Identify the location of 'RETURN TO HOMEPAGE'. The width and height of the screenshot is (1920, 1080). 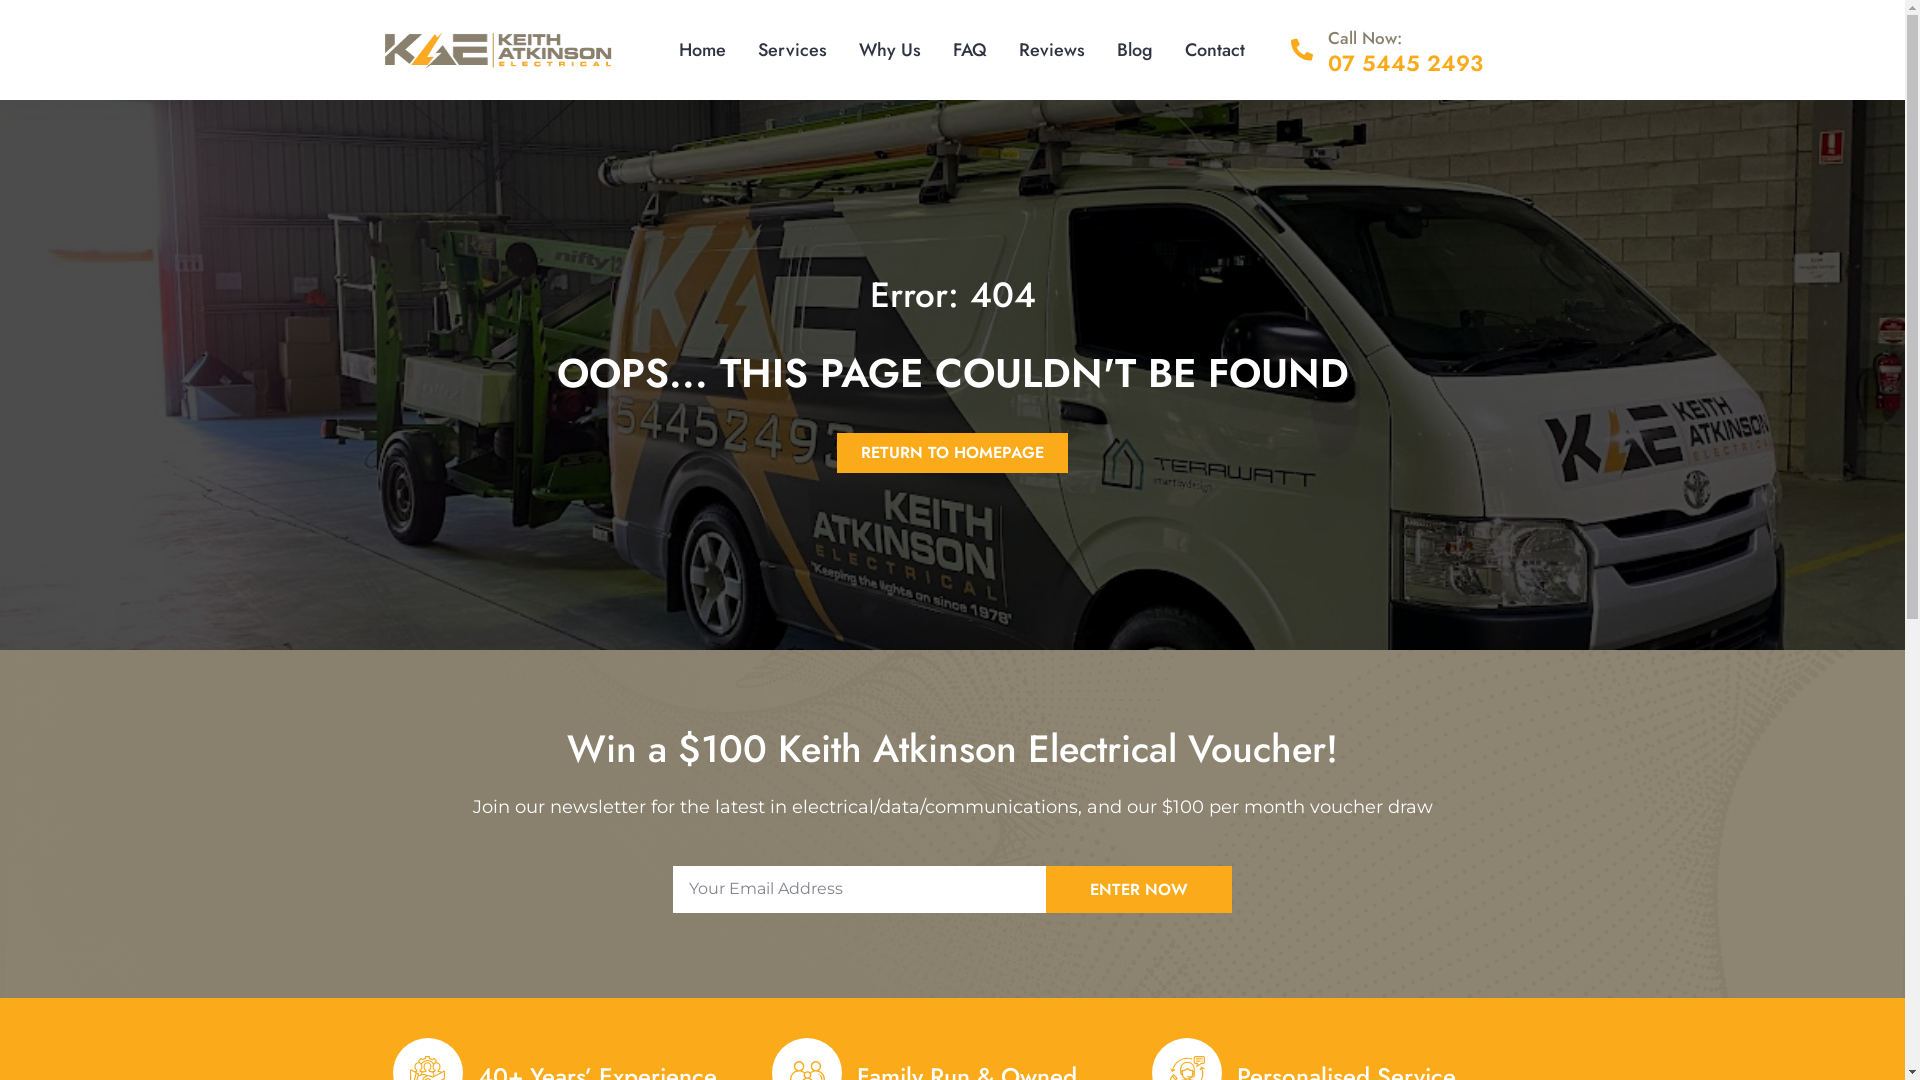
(951, 451).